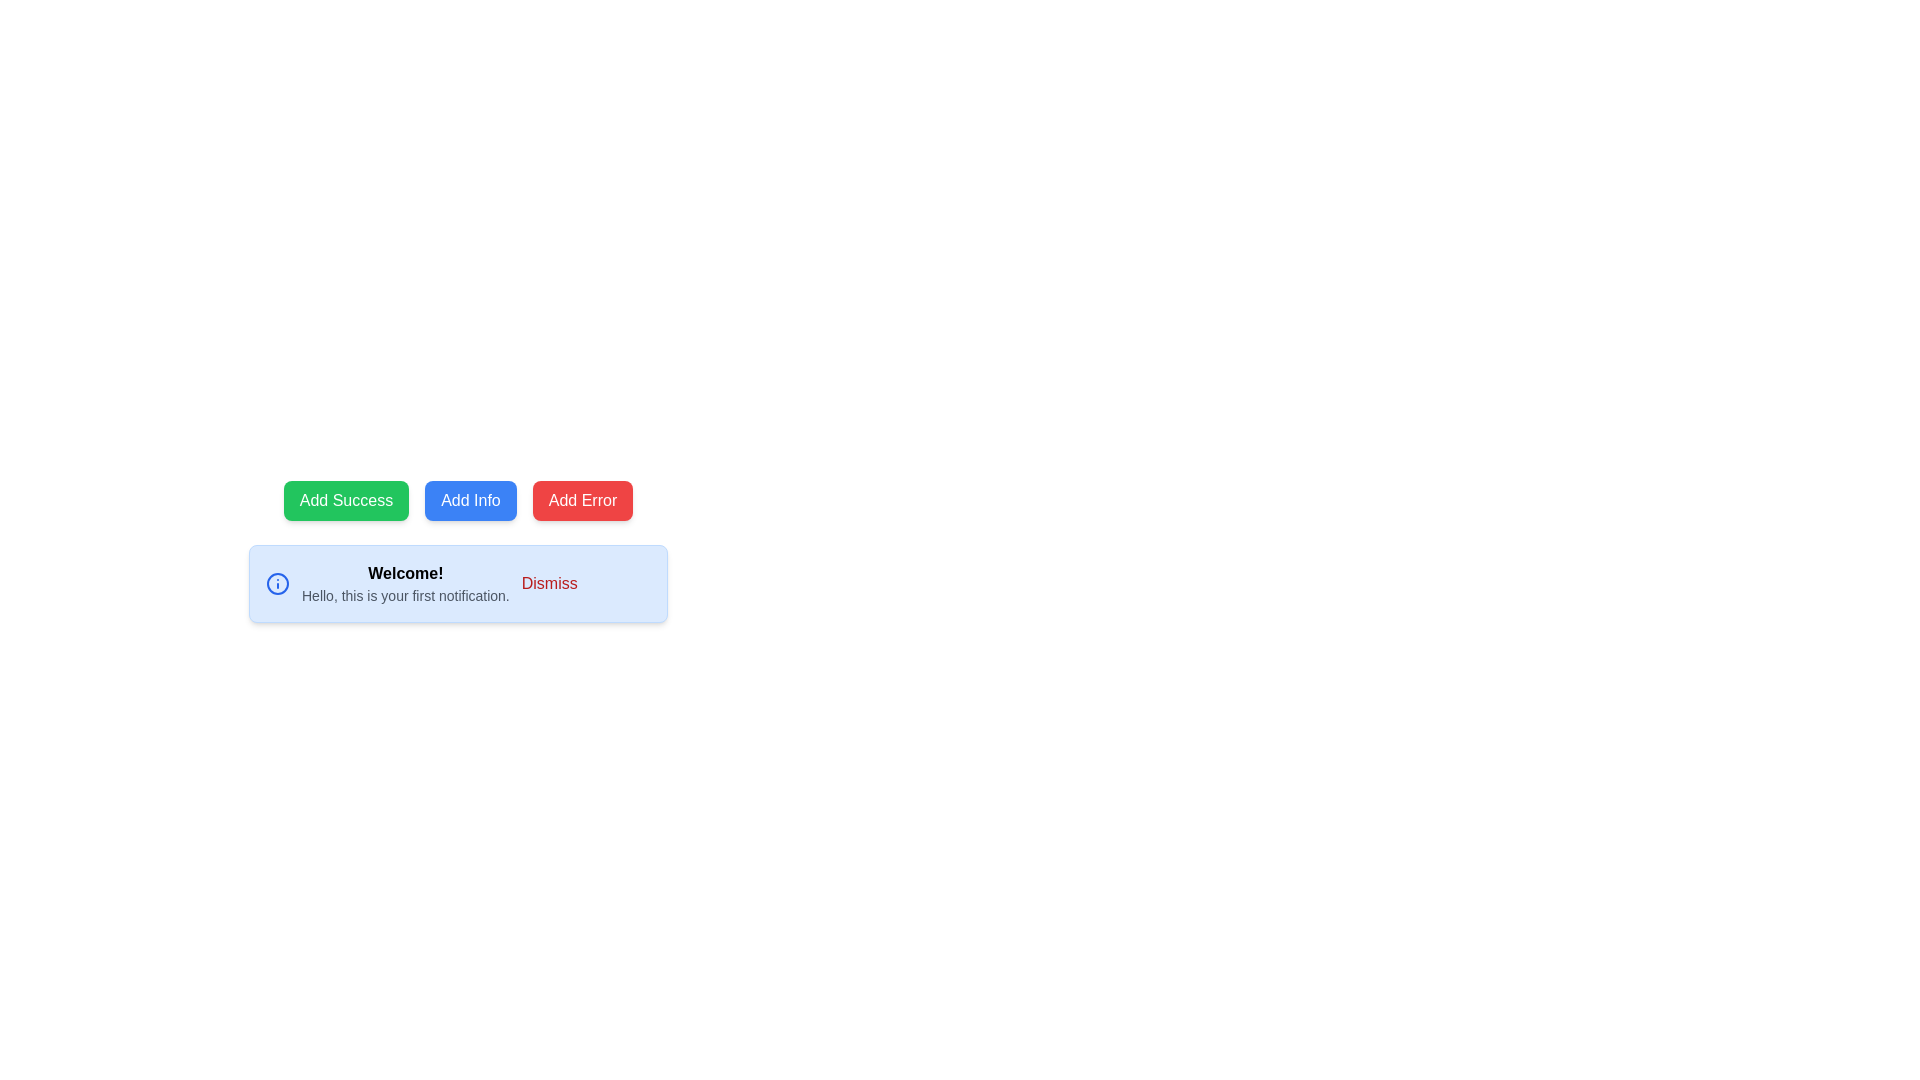  What do you see at coordinates (277, 583) in the screenshot?
I see `the informational icon located within the light blue notification box that reads 'Welcome! Hello, this is your first notification.'` at bounding box center [277, 583].